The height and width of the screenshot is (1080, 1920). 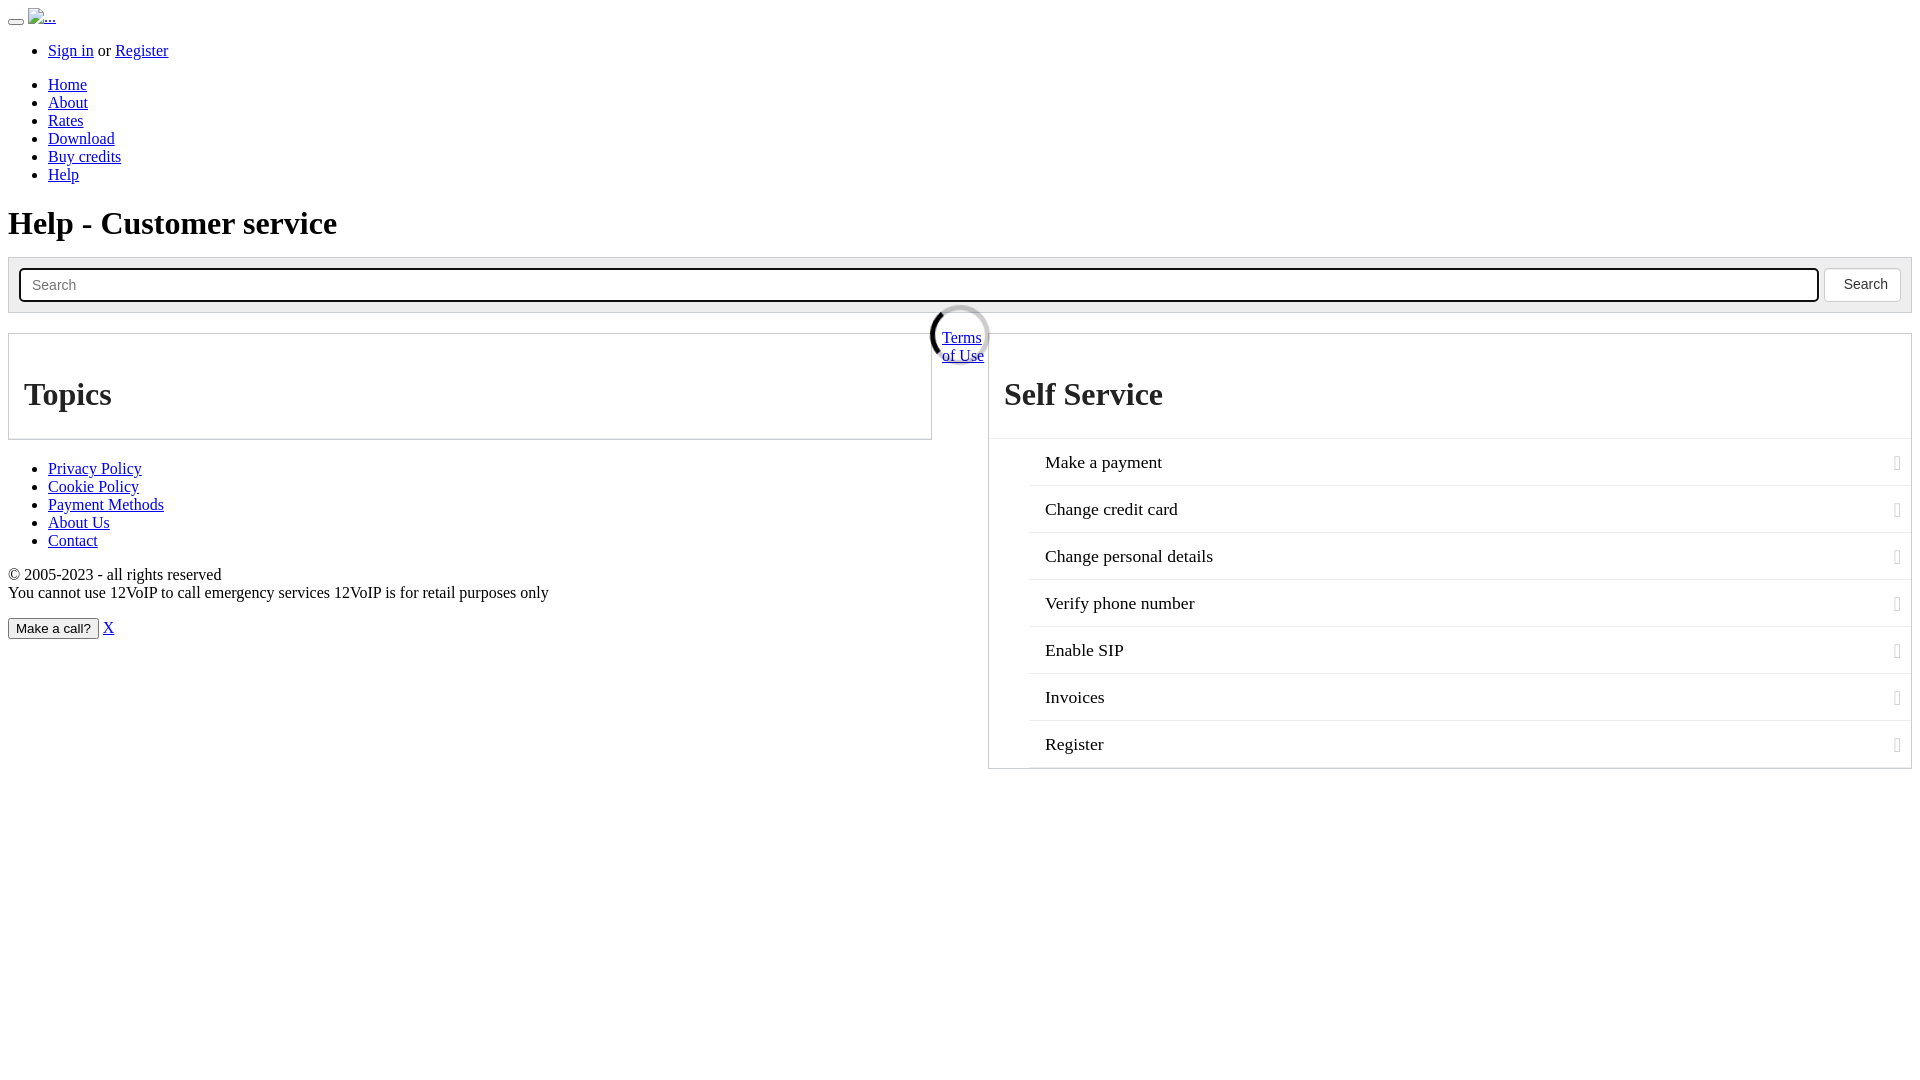 I want to click on 'Search', so click(x=19, y=285).